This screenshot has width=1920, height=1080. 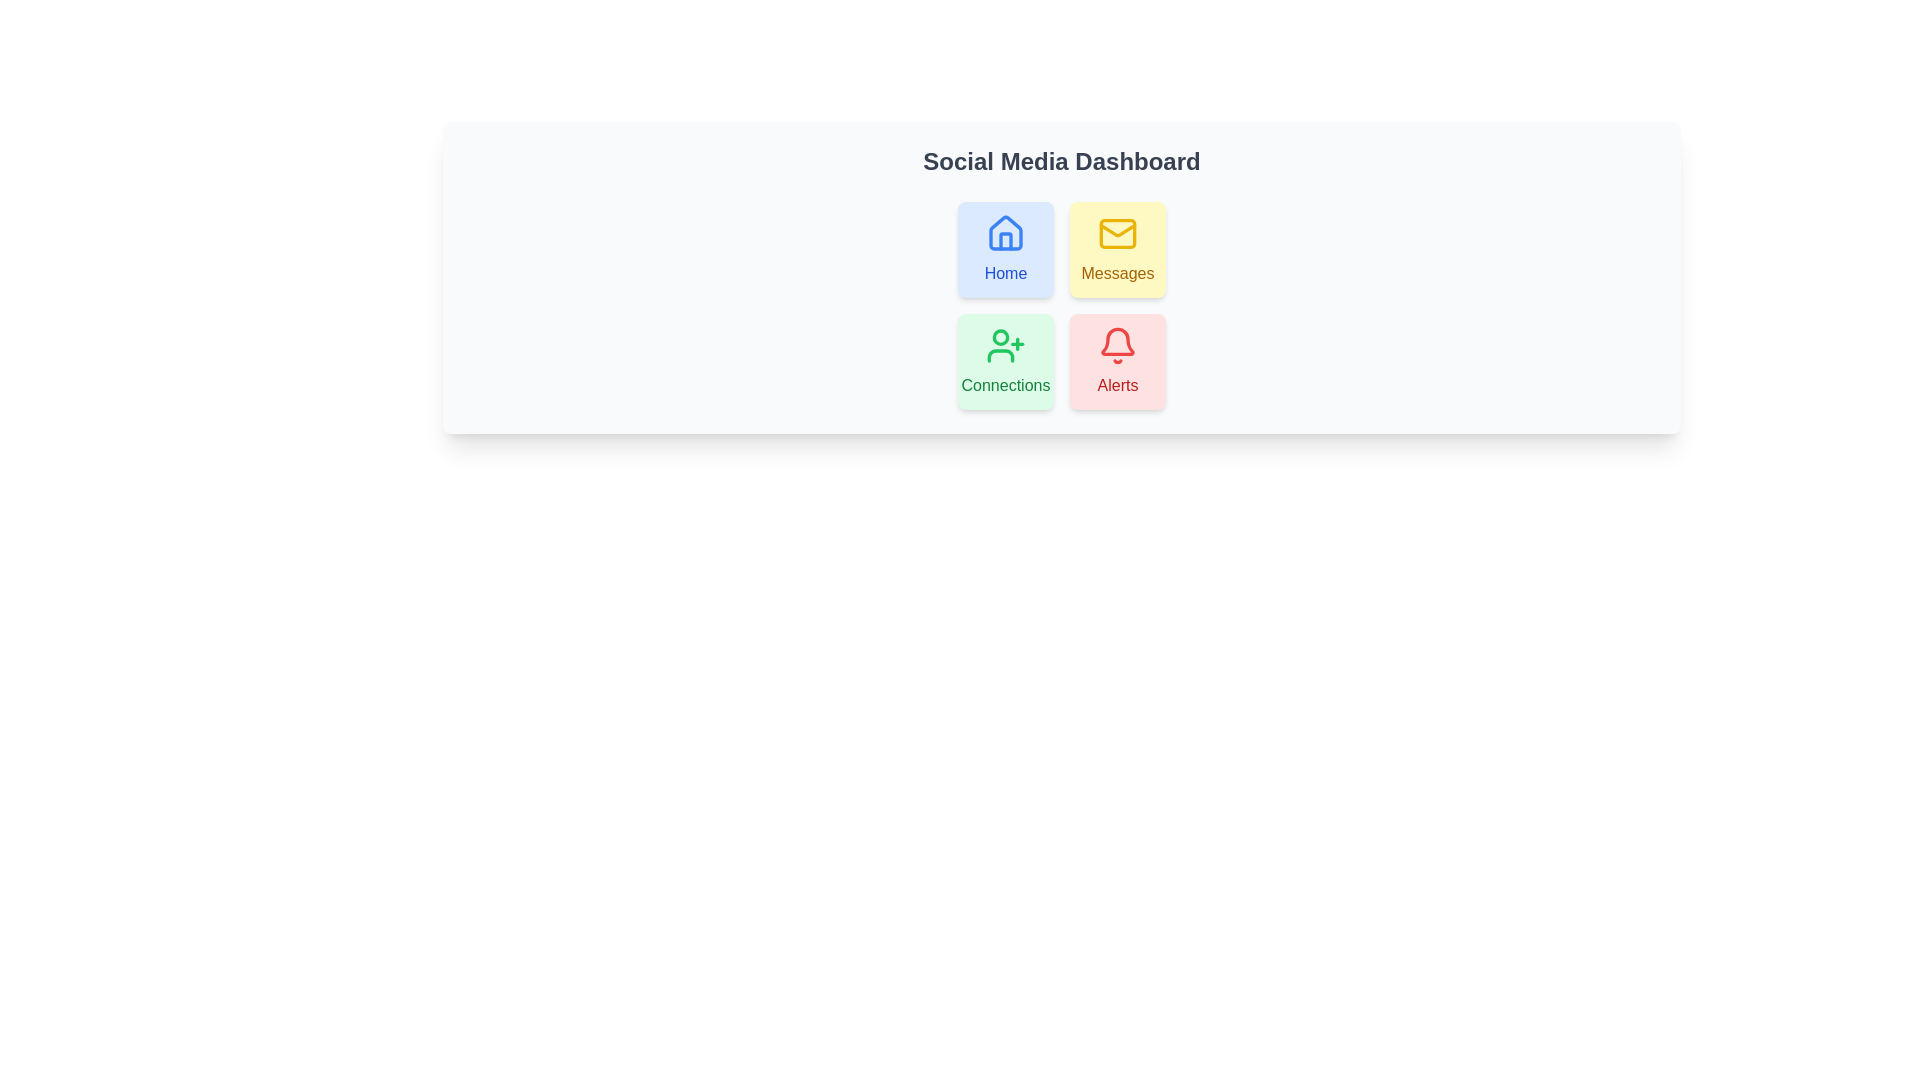 What do you see at coordinates (1117, 249) in the screenshot?
I see `the 'Messages' button located in the top-right of the 2x2 grid layout in the 'Social Media Dashboard'` at bounding box center [1117, 249].